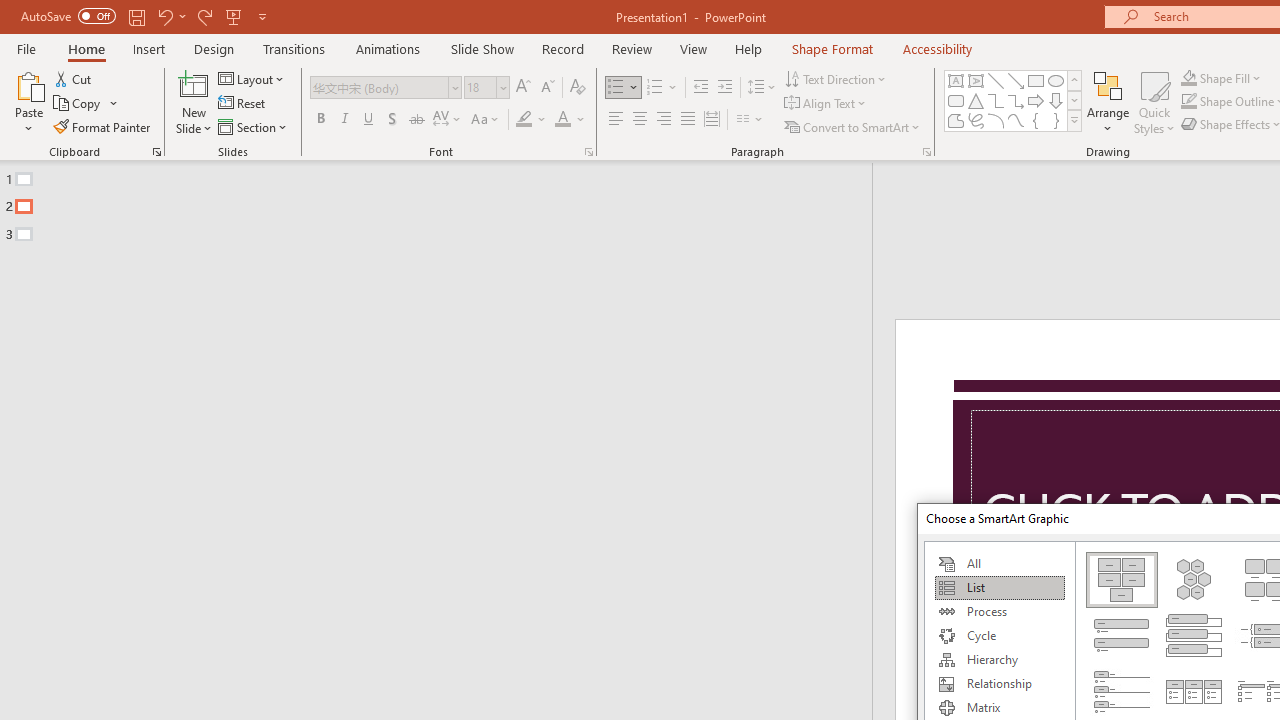 This screenshot has height=720, width=1280. I want to click on 'Cycle', so click(999, 636).